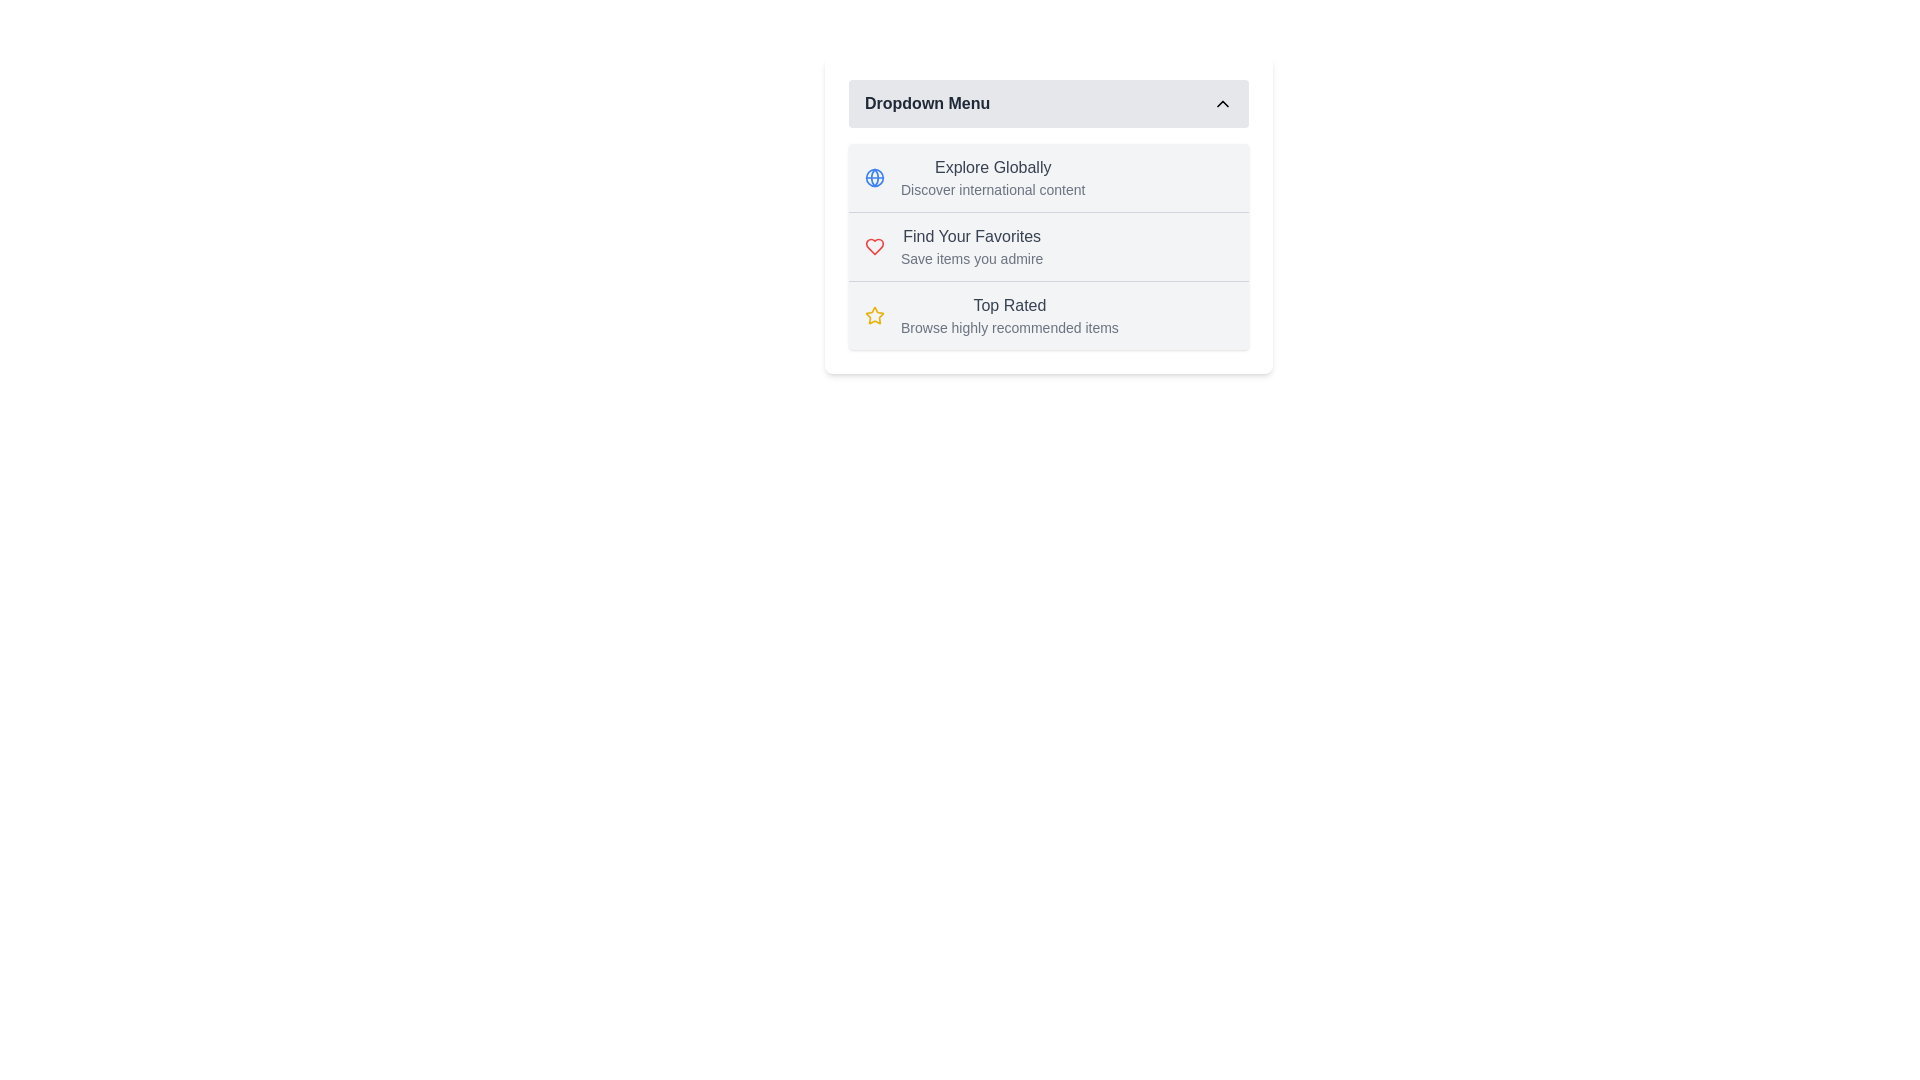  What do you see at coordinates (1009, 315) in the screenshot?
I see `the 'Top Rated' menu item in the dropdown menu for accessibility navigation` at bounding box center [1009, 315].